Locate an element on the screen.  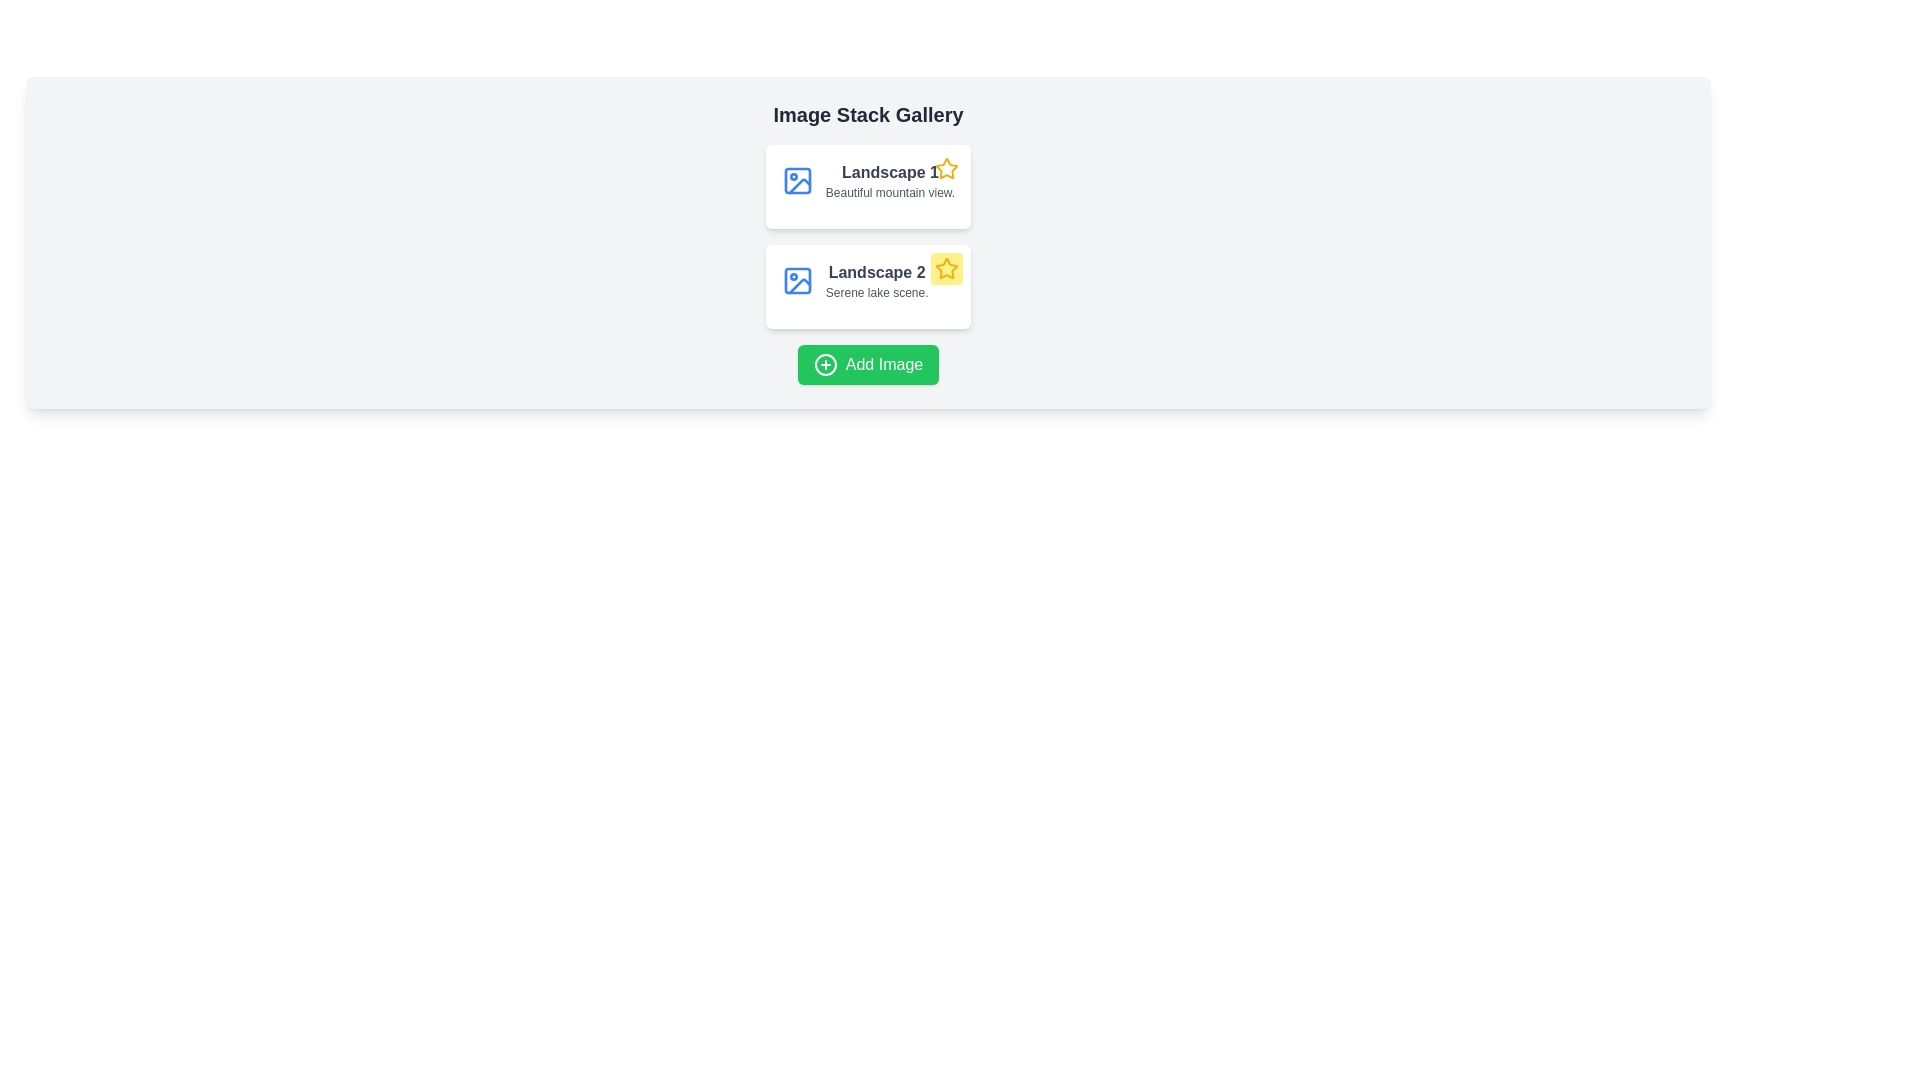
the blue image placeholder icon representing a mountain scene is located at coordinates (796, 181).